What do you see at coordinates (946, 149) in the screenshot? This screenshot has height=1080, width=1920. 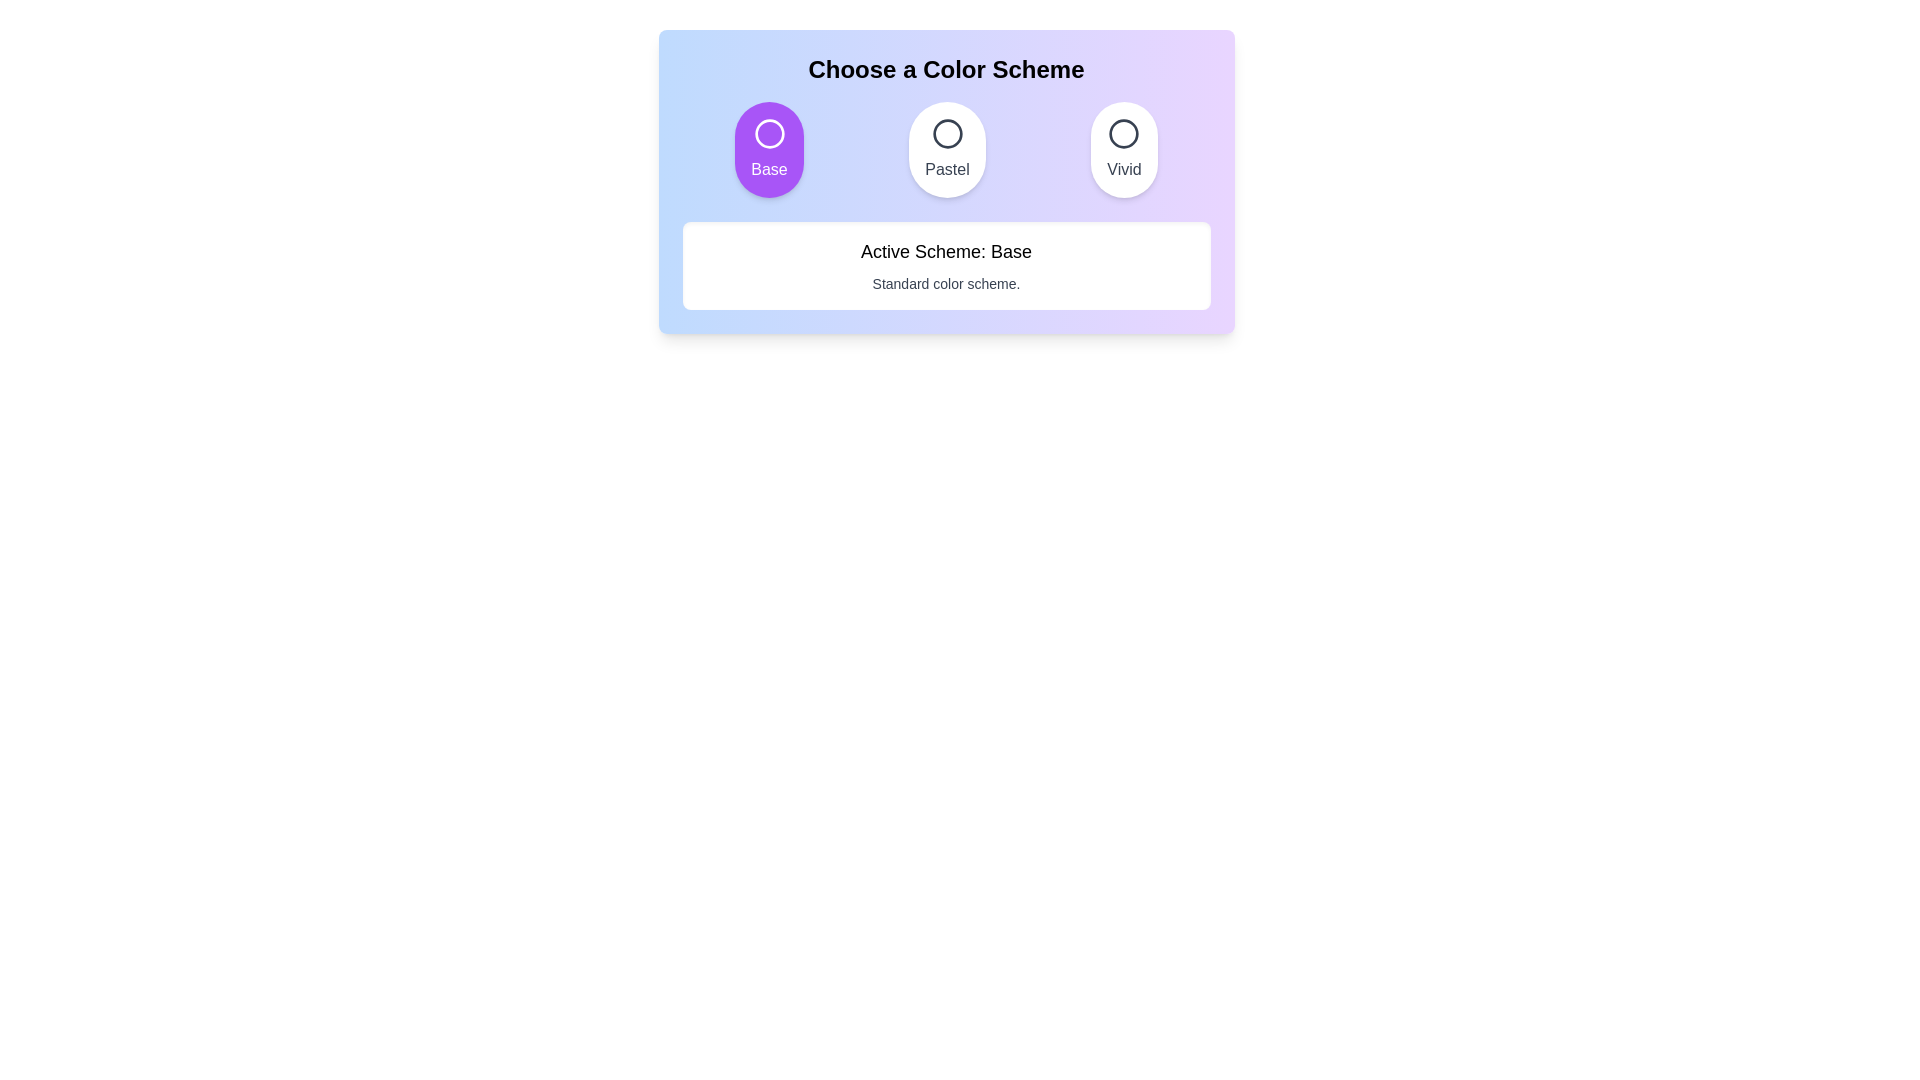 I see `the color scheme Pastel by clicking its corresponding button` at bounding box center [946, 149].